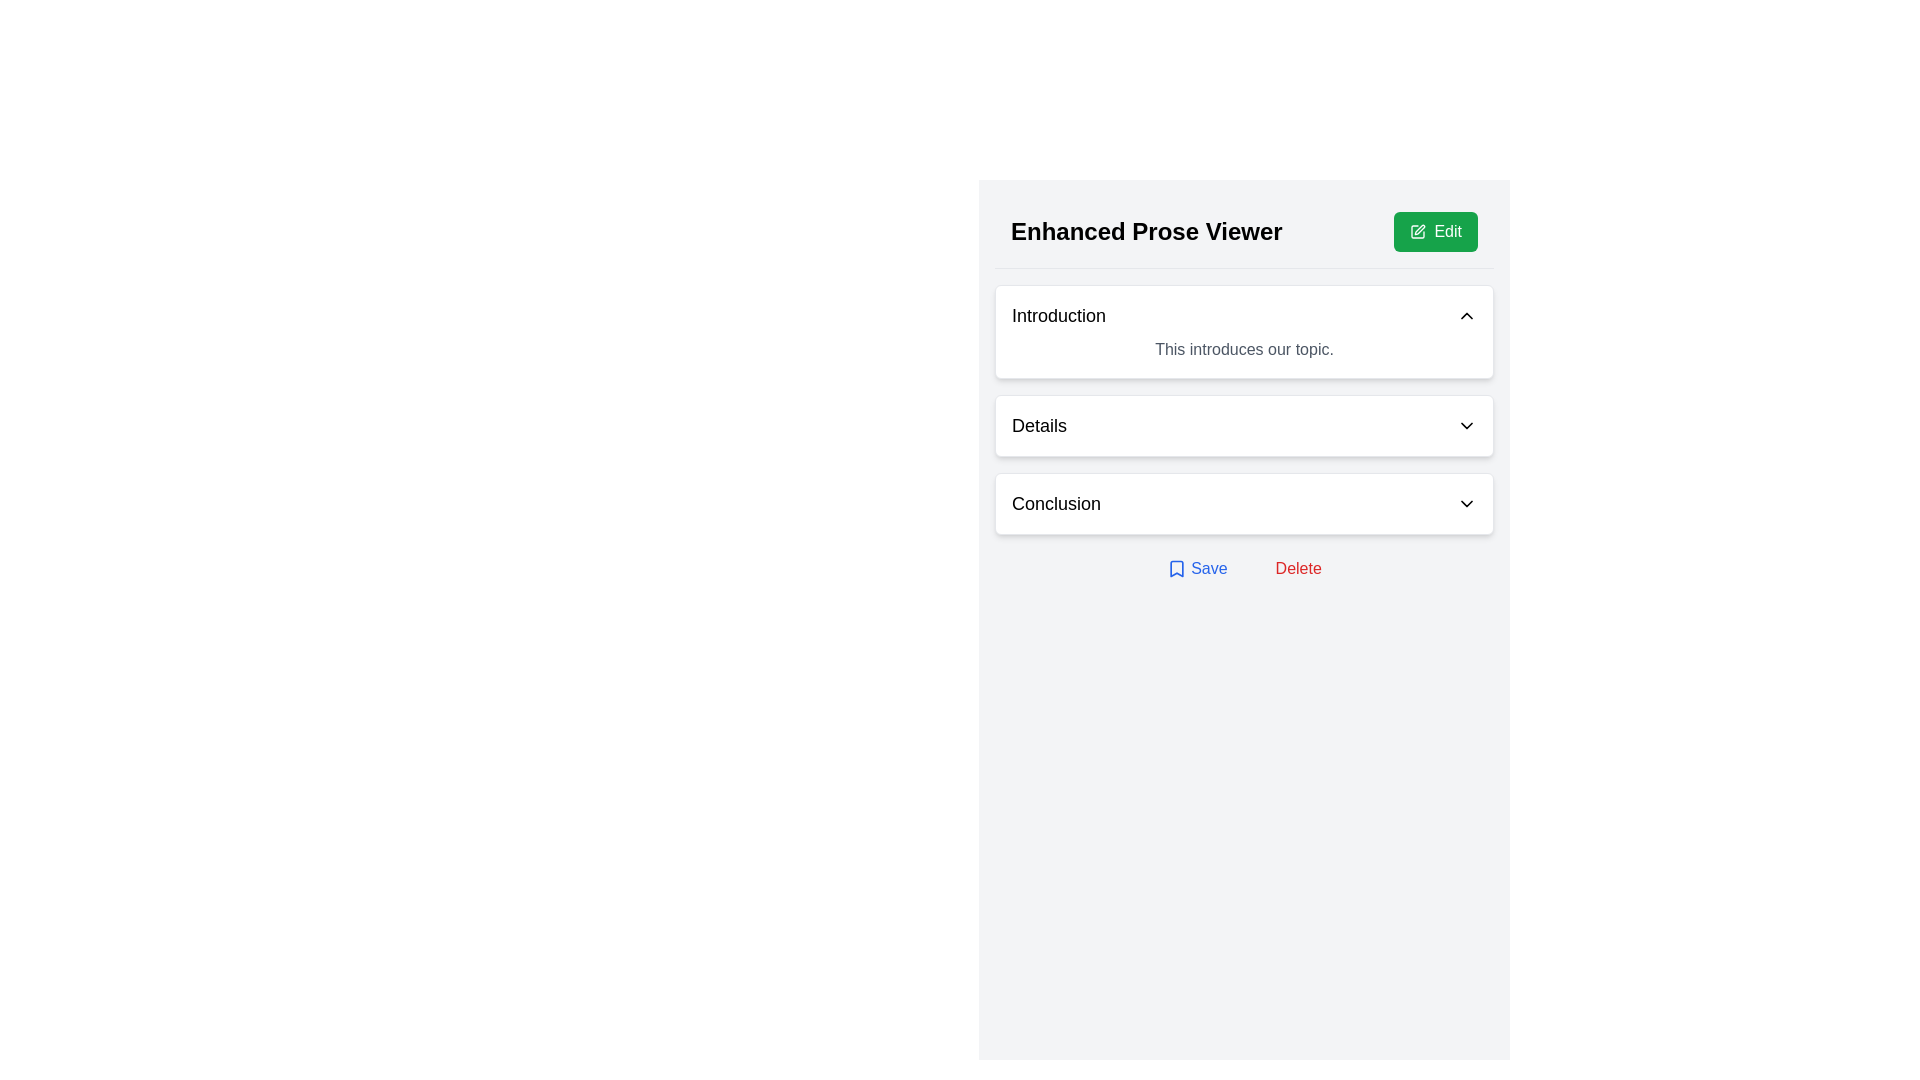  Describe the element at coordinates (1197, 569) in the screenshot. I see `the 'Save' button, which is labeled in blue text with an underline on hover and has a bookmark icon to the left, positioned at the bottom of the section to the left of the 'Delete' button` at that location.